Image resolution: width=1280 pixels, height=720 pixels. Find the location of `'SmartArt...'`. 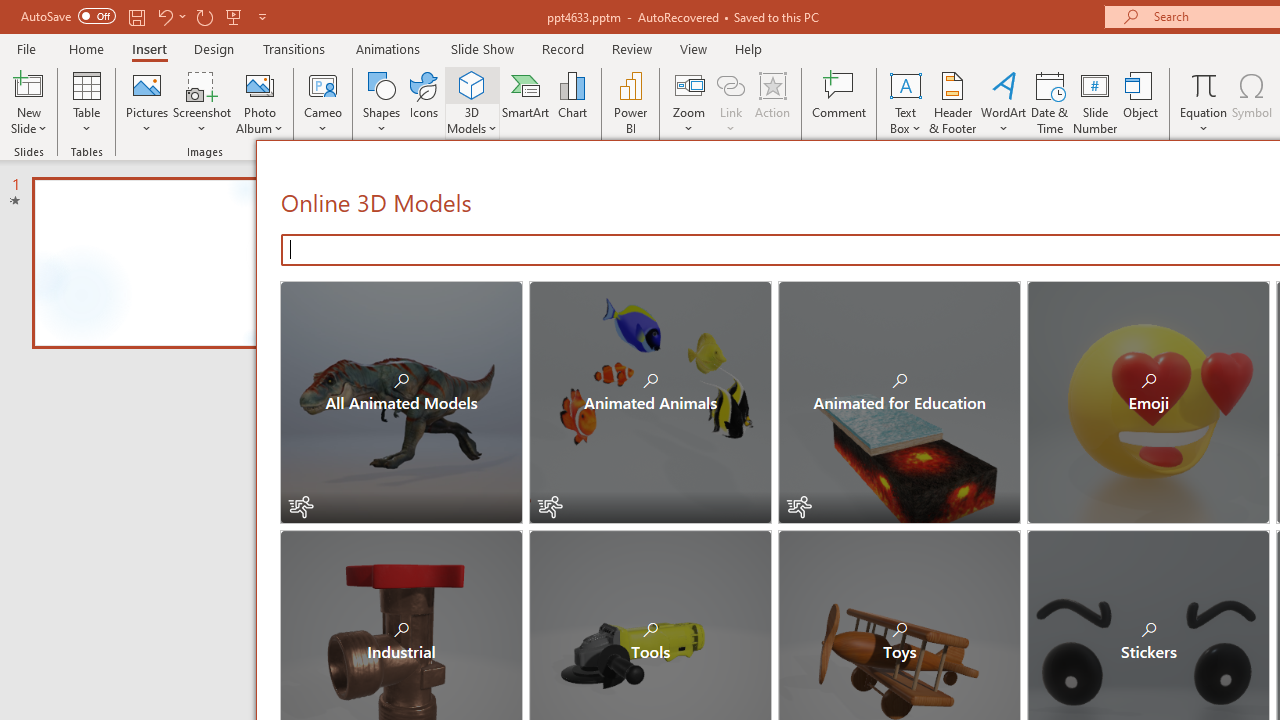

'SmartArt...' is located at coordinates (526, 103).